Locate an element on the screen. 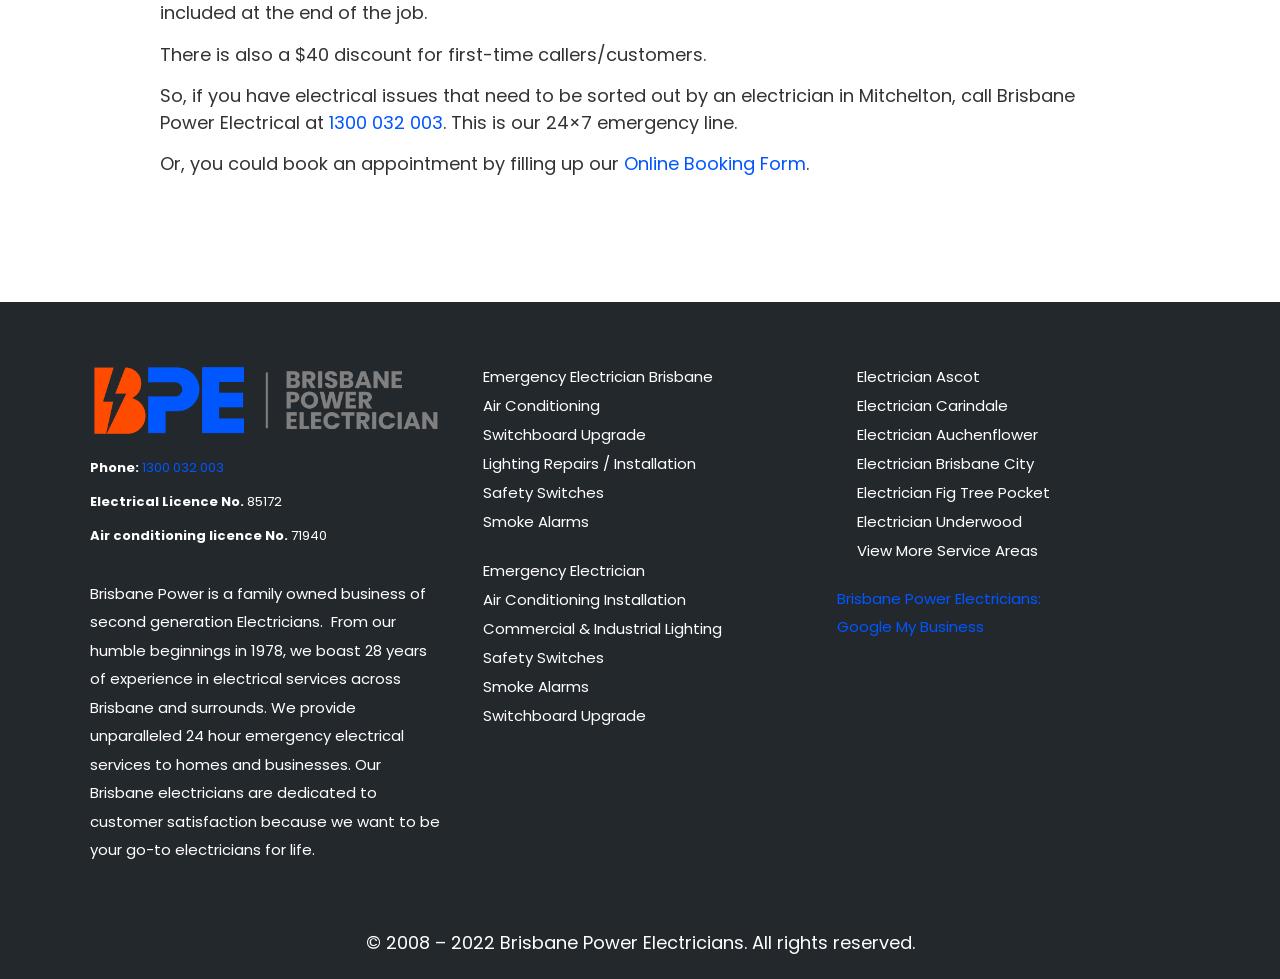 Image resolution: width=1280 pixels, height=979 pixels. 'Electrician Underwood' is located at coordinates (937, 519).